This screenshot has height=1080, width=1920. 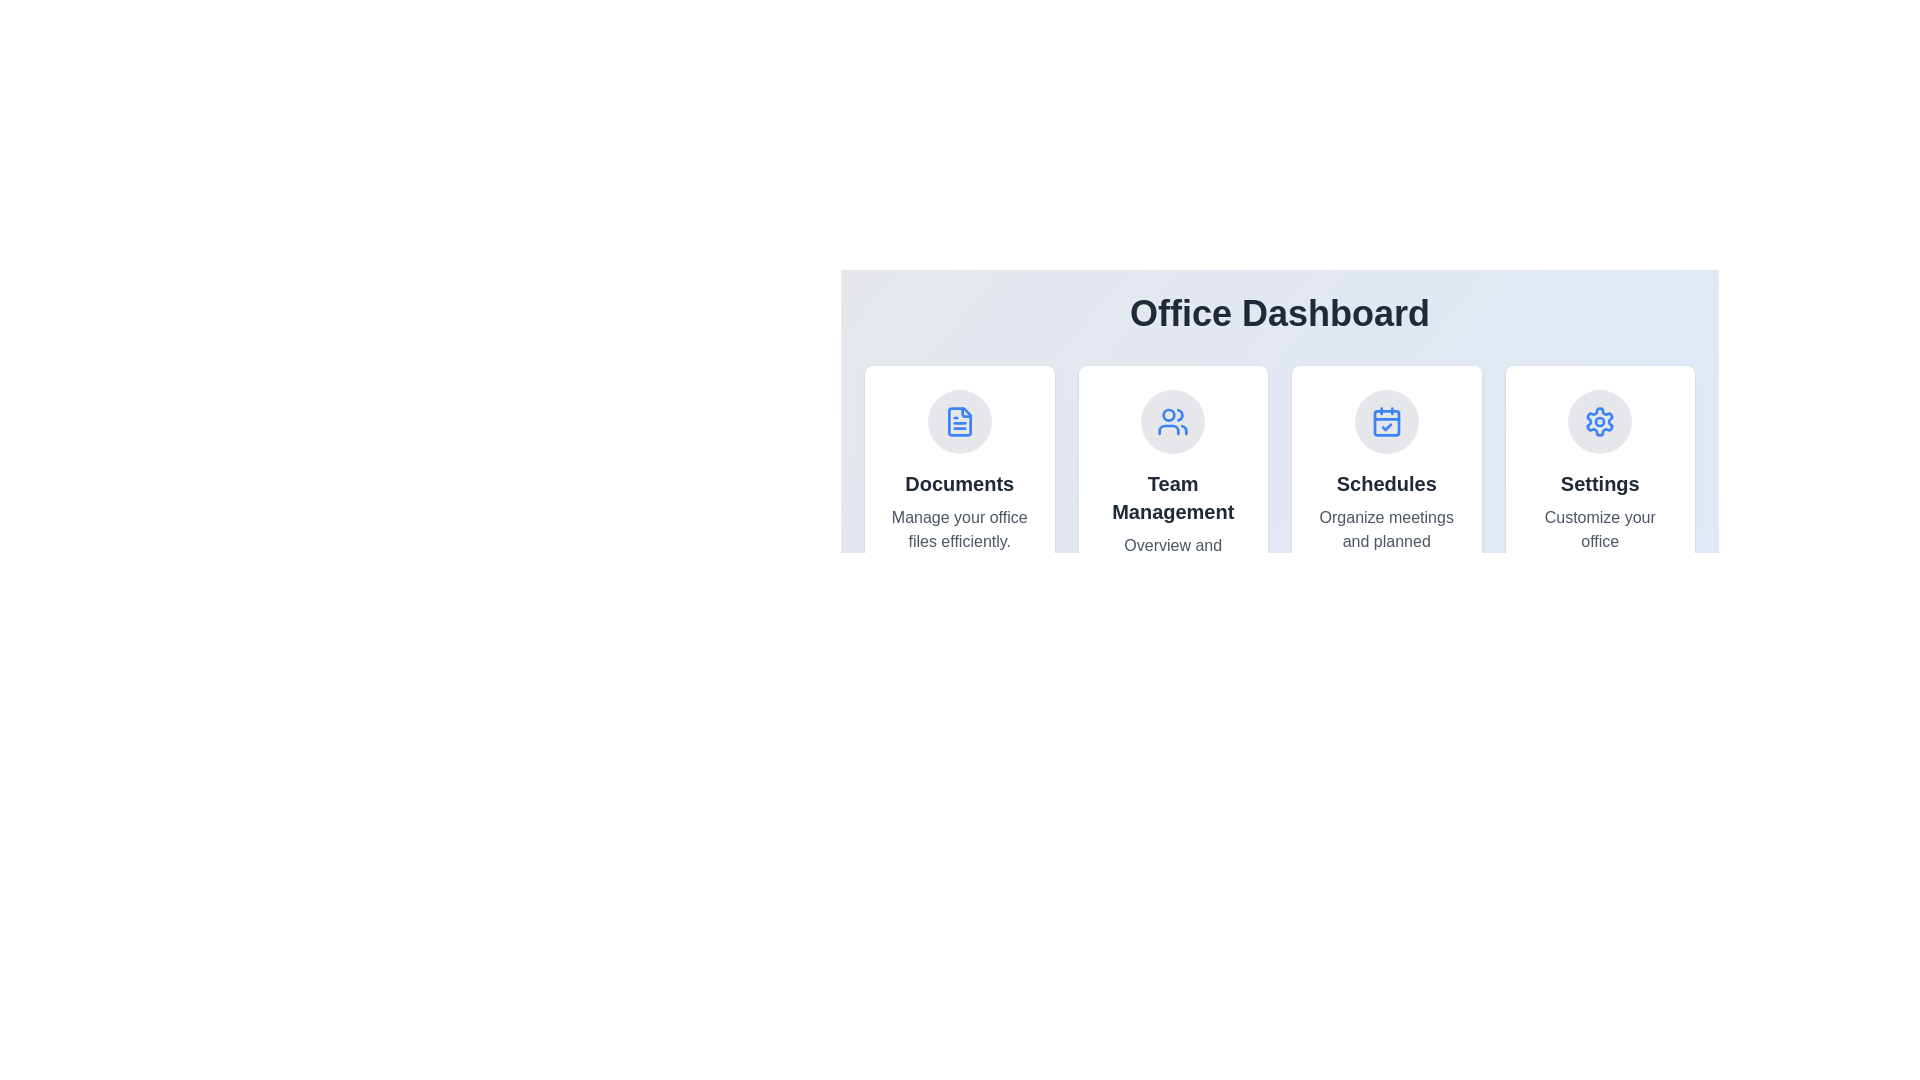 What do you see at coordinates (1173, 420) in the screenshot?
I see `the 'Team Management' icon that symbolizes teamwork and collaboration, located in the center of the card labeled 'Team Management'` at bounding box center [1173, 420].